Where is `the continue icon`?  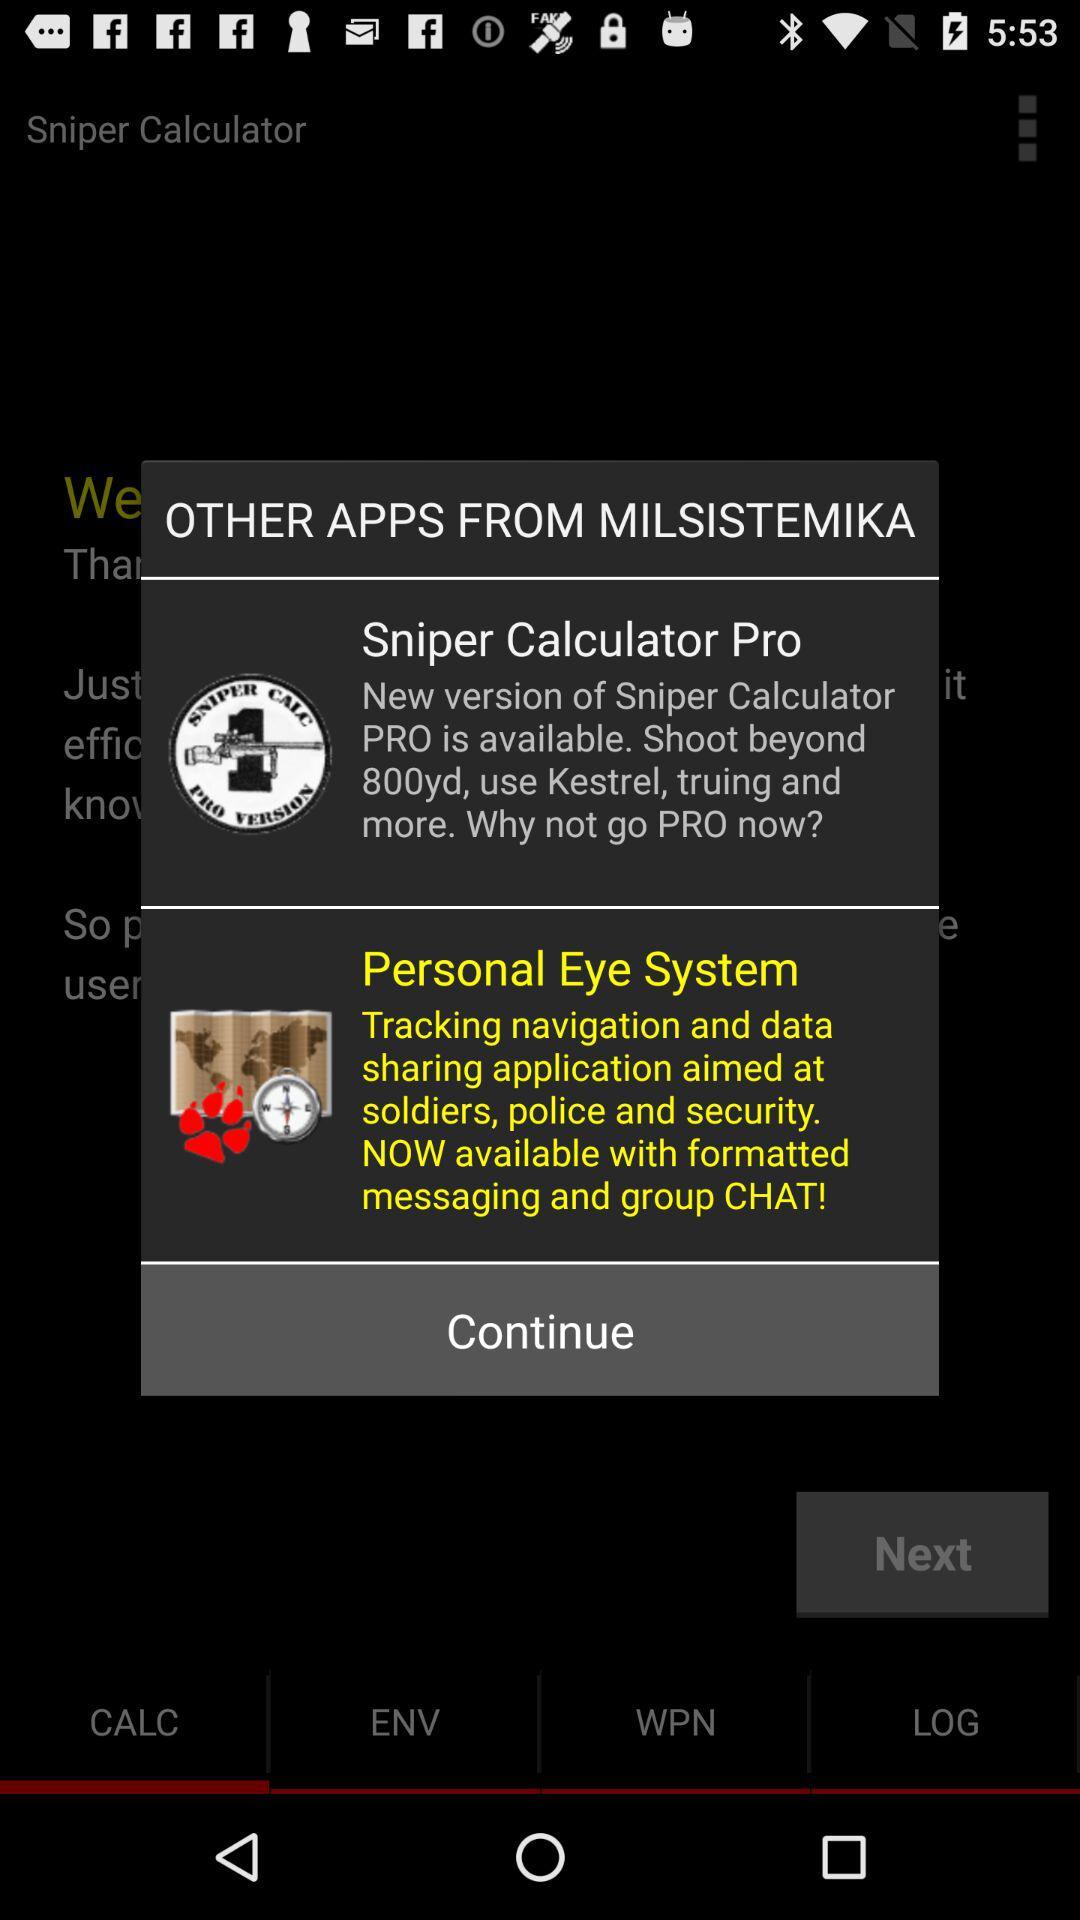 the continue icon is located at coordinates (540, 1330).